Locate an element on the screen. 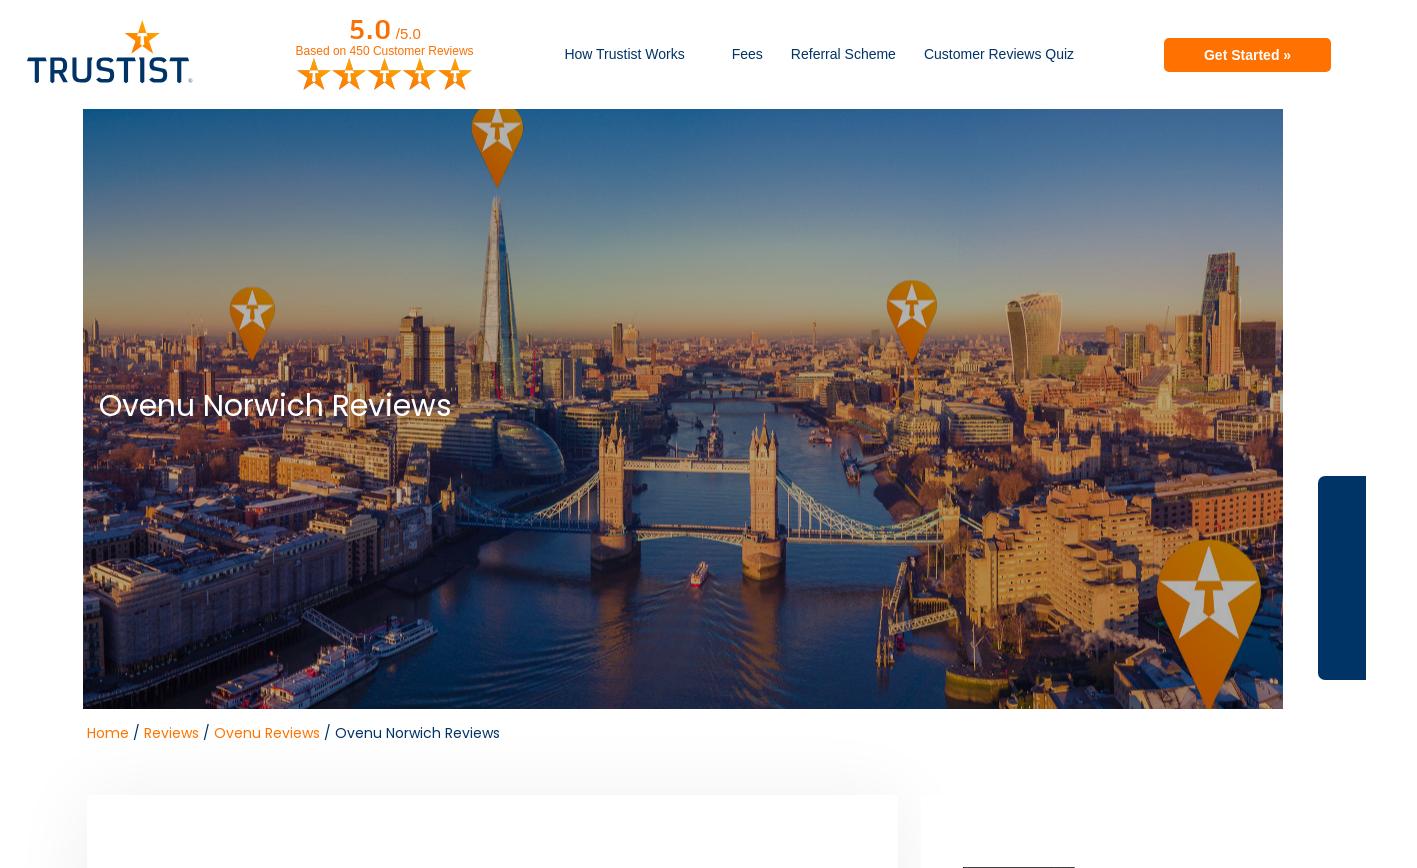 This screenshot has width=1417, height=868. 'Get Started »' is located at coordinates (1245, 53).